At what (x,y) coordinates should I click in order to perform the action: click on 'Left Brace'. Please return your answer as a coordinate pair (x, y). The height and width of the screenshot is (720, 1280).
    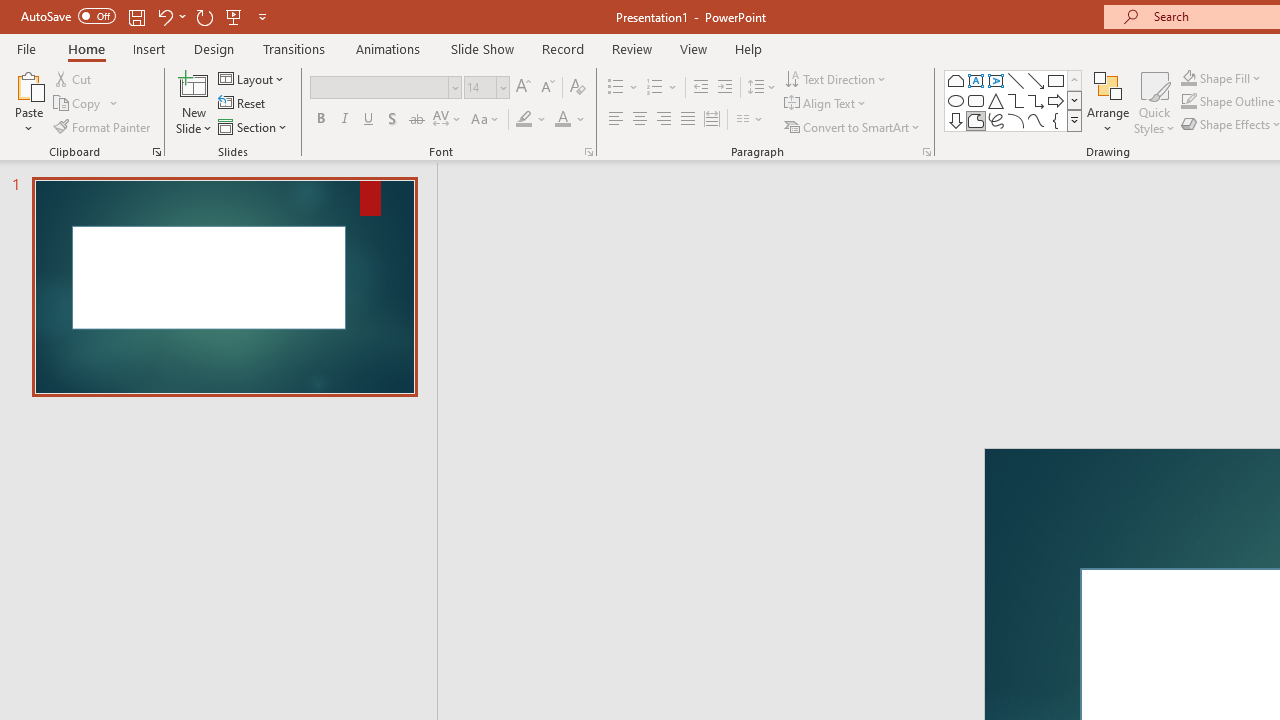
    Looking at the image, I should click on (1055, 120).